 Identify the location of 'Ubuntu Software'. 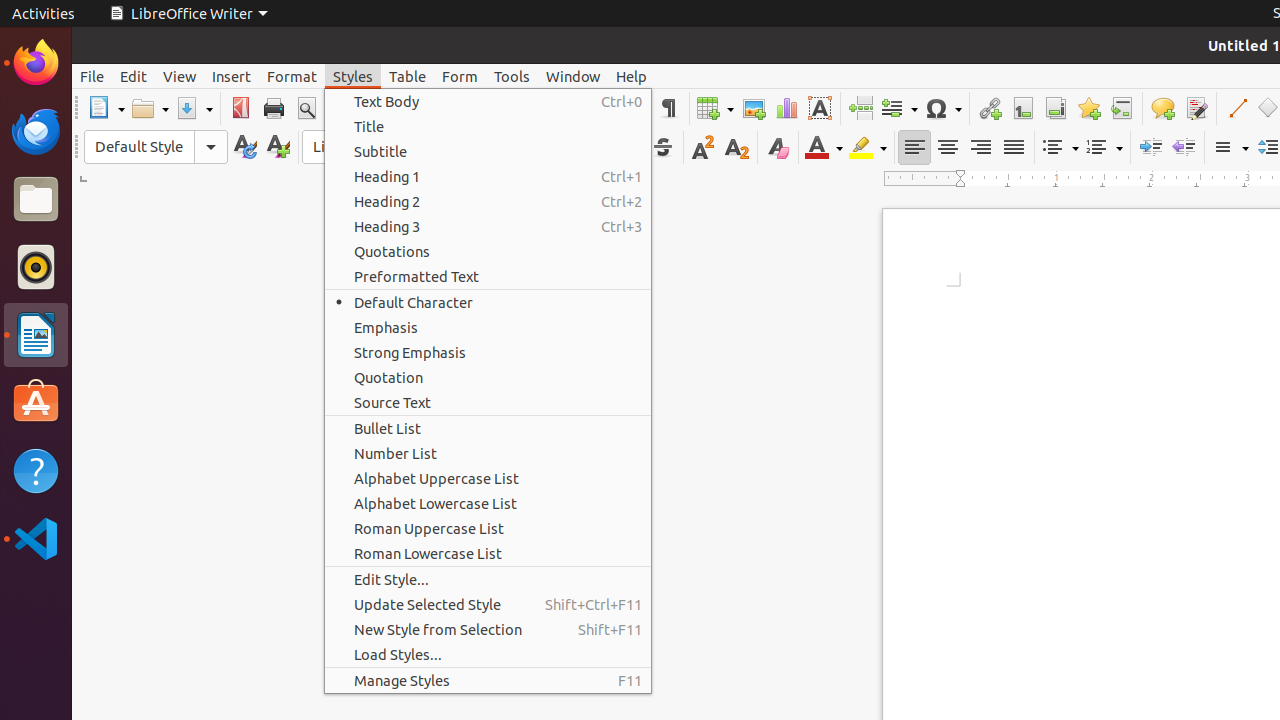
(35, 403).